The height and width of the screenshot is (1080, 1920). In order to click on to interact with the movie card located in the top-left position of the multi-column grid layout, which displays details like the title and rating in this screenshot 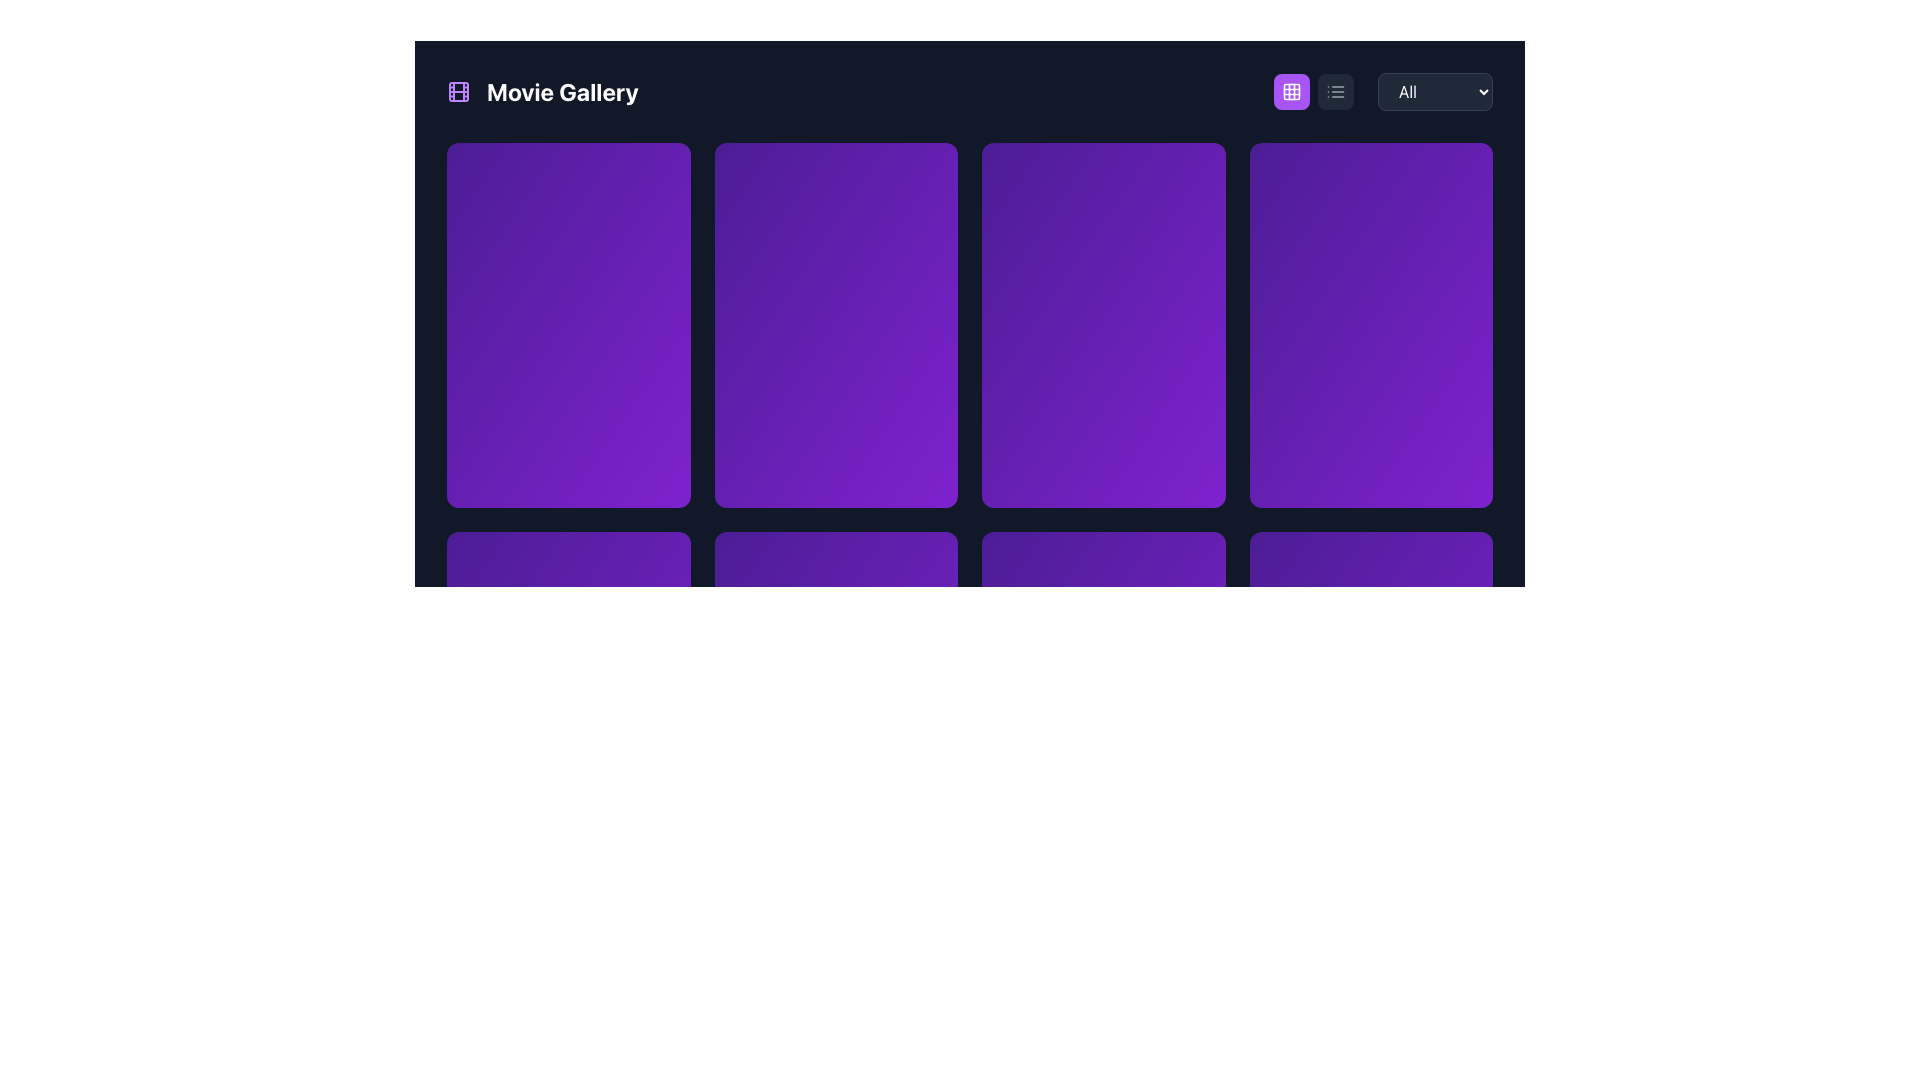, I will do `click(567, 324)`.